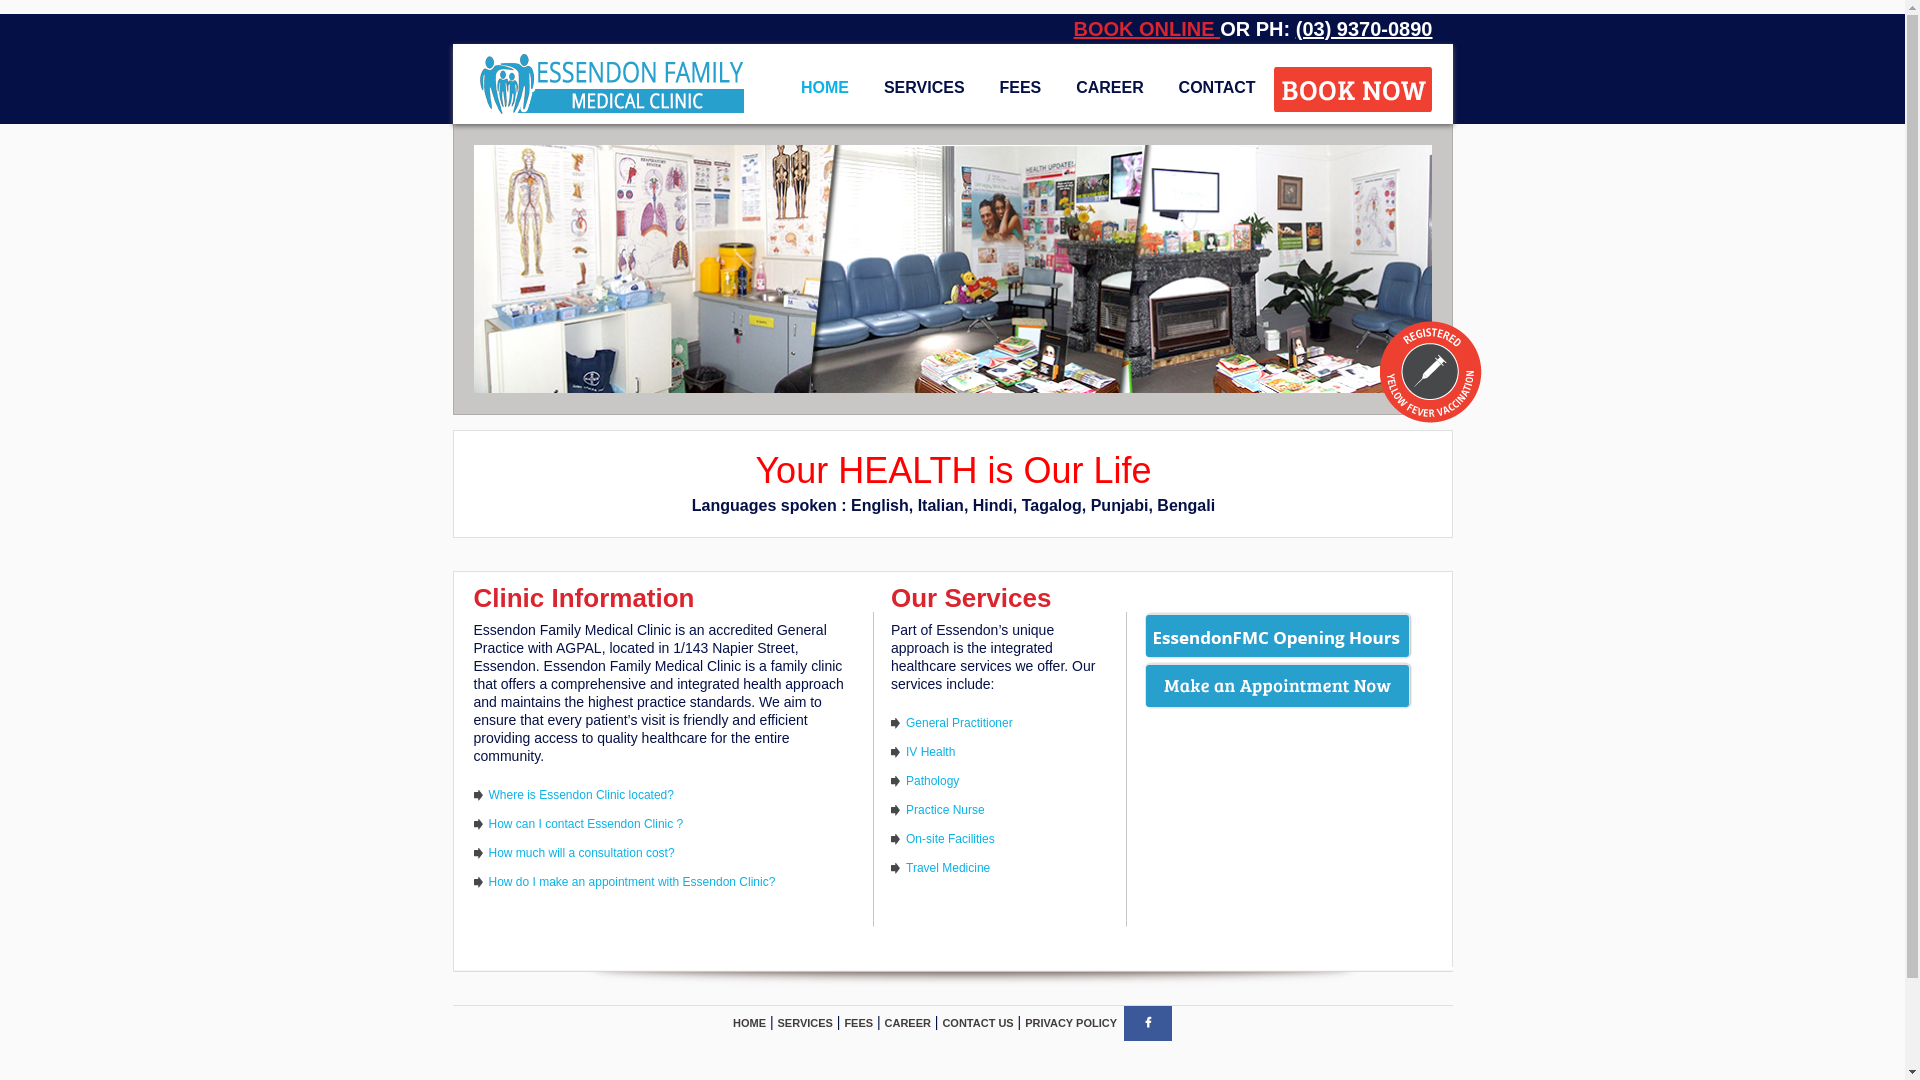  What do you see at coordinates (488, 852) in the screenshot?
I see `'How much will a consultation cost?'` at bounding box center [488, 852].